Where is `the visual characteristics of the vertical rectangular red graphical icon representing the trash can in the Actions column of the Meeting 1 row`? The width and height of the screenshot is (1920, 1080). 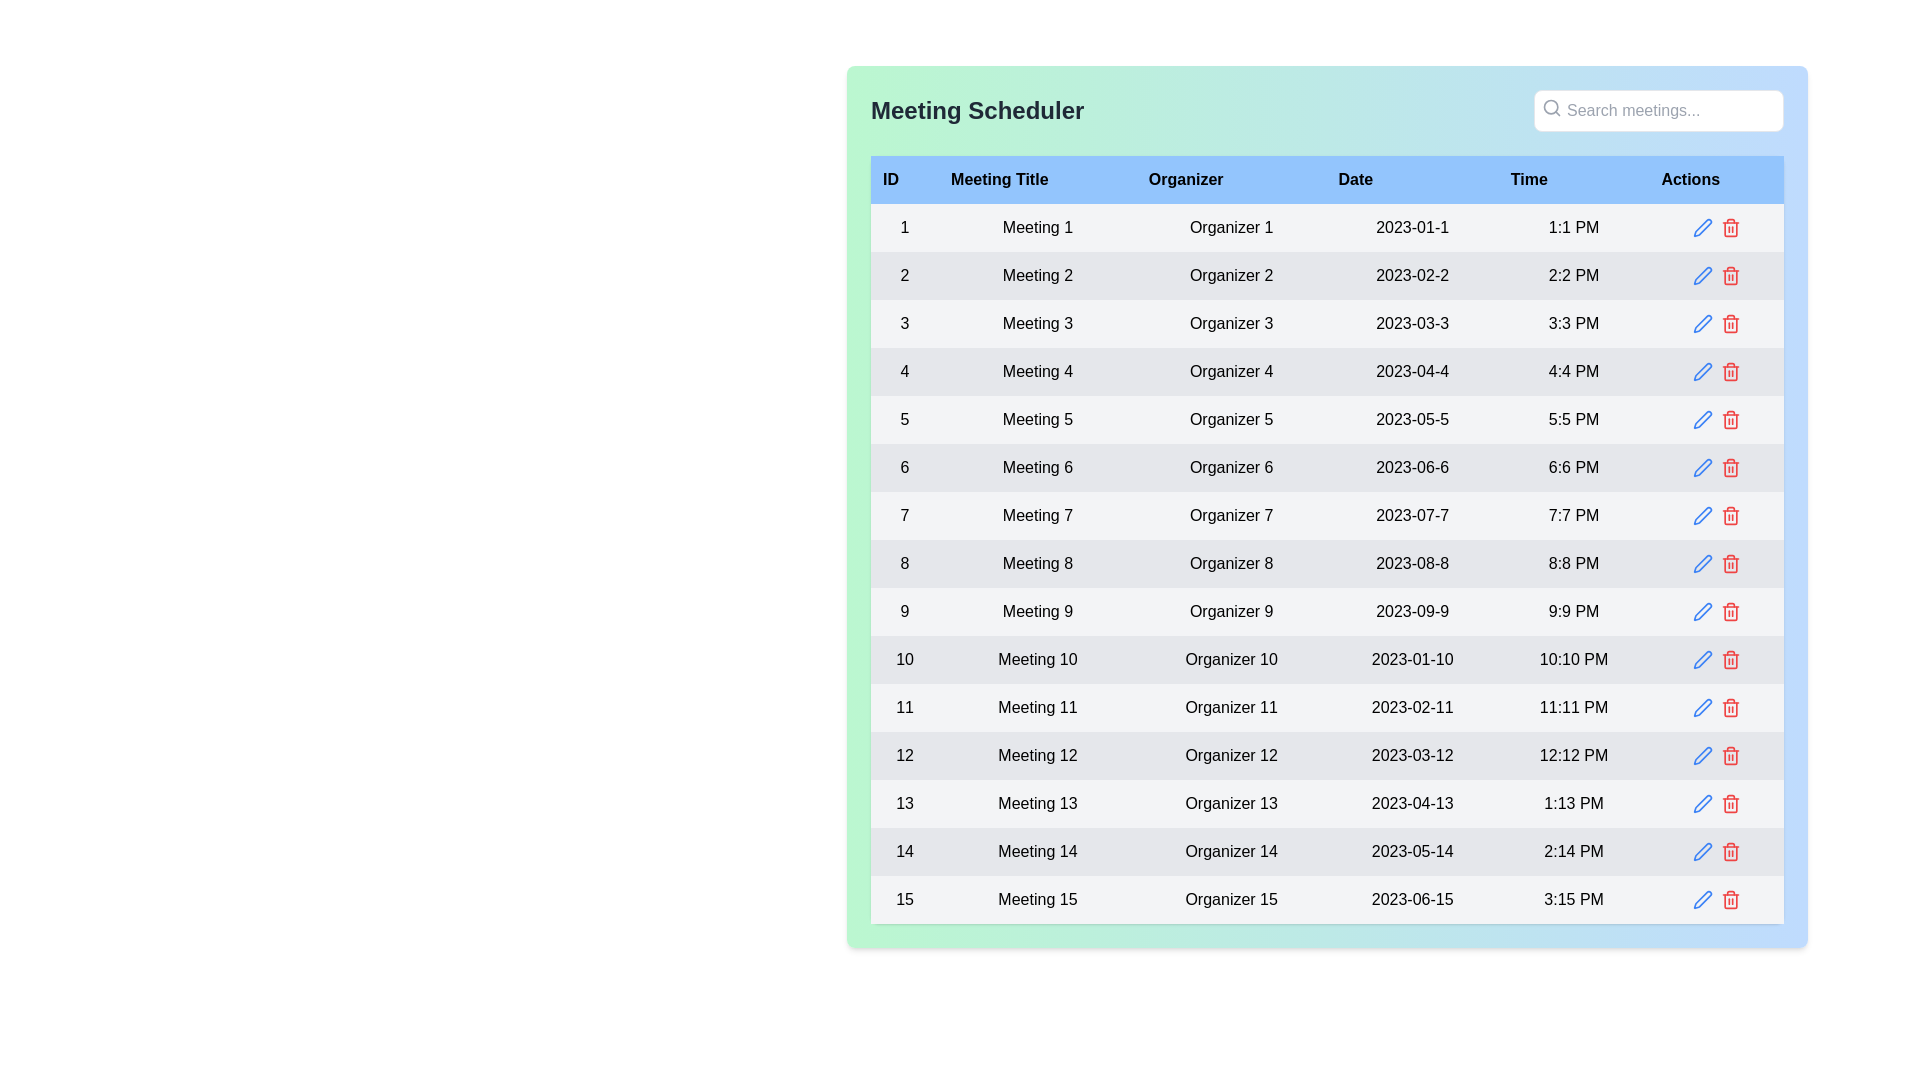 the visual characteristics of the vertical rectangular red graphical icon representing the trash can in the Actions column of the Meeting 1 row is located at coordinates (1729, 228).